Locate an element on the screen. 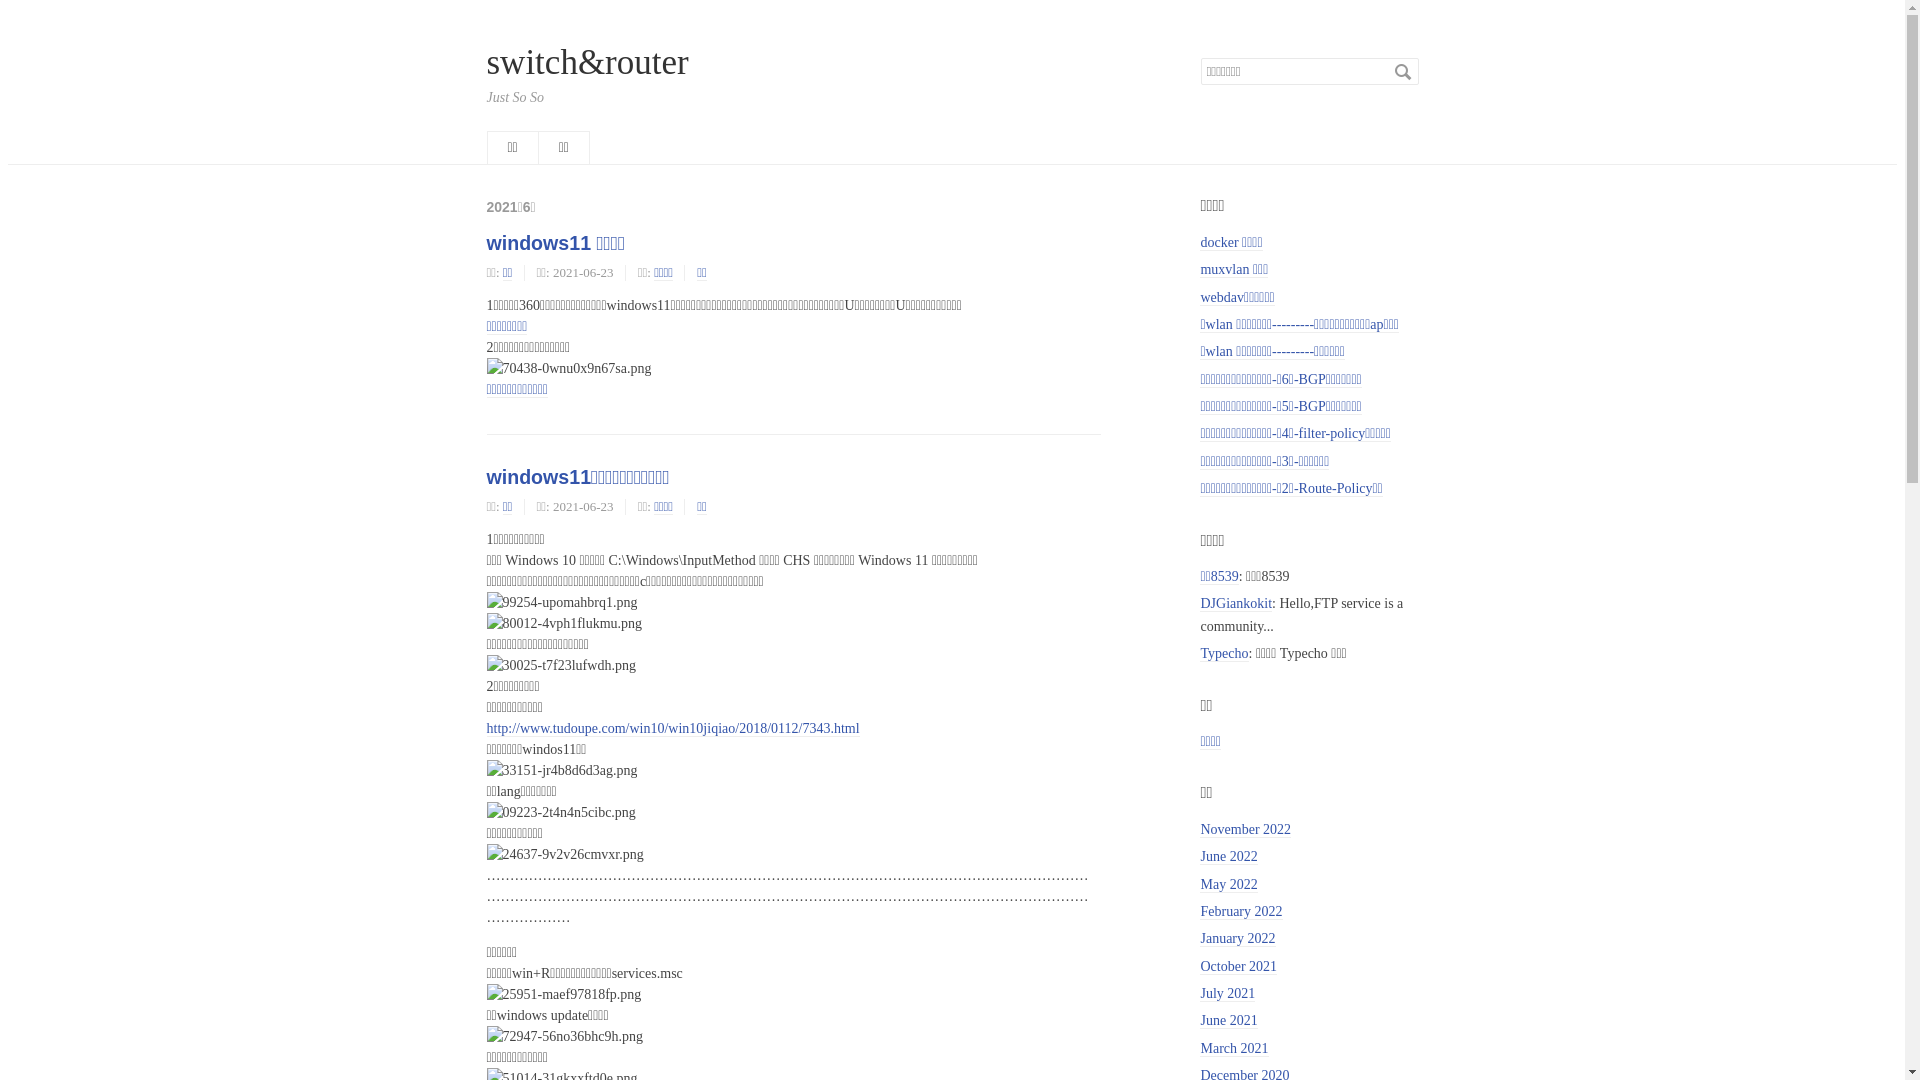 This screenshot has height=1080, width=1920. 'July 2021' is located at coordinates (1200, 994).